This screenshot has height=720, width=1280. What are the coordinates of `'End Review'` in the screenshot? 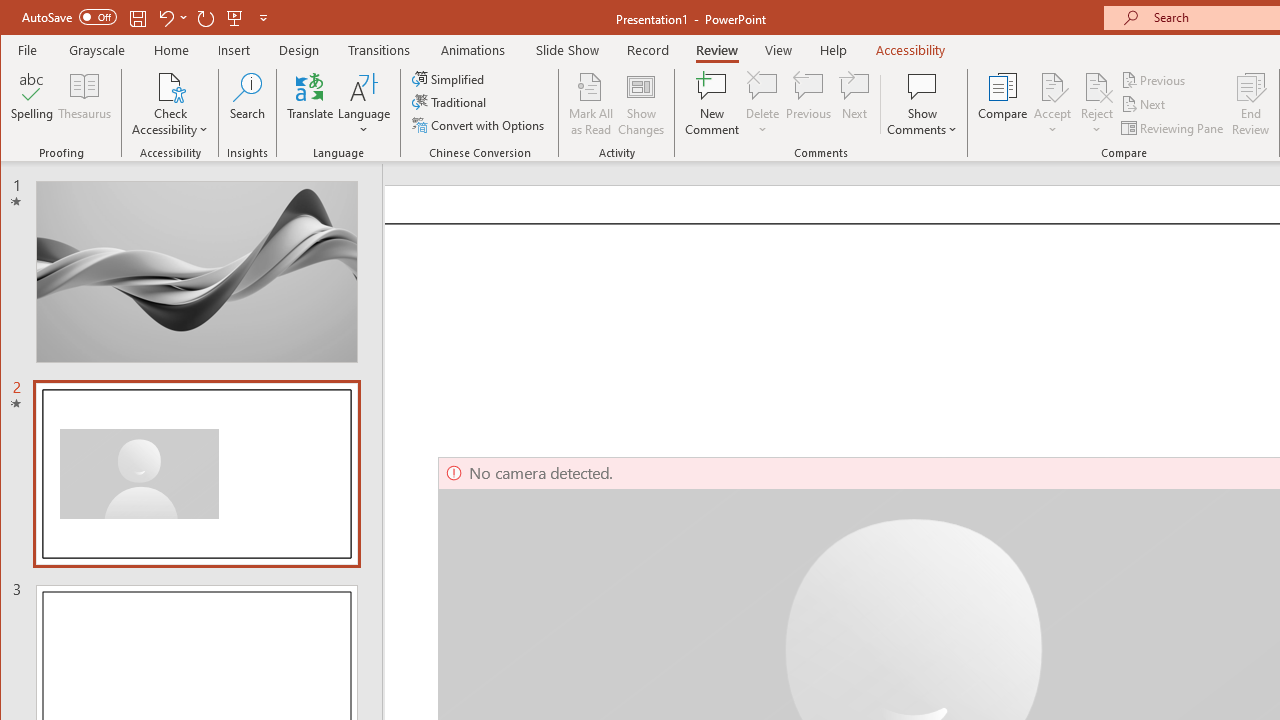 It's located at (1250, 104).